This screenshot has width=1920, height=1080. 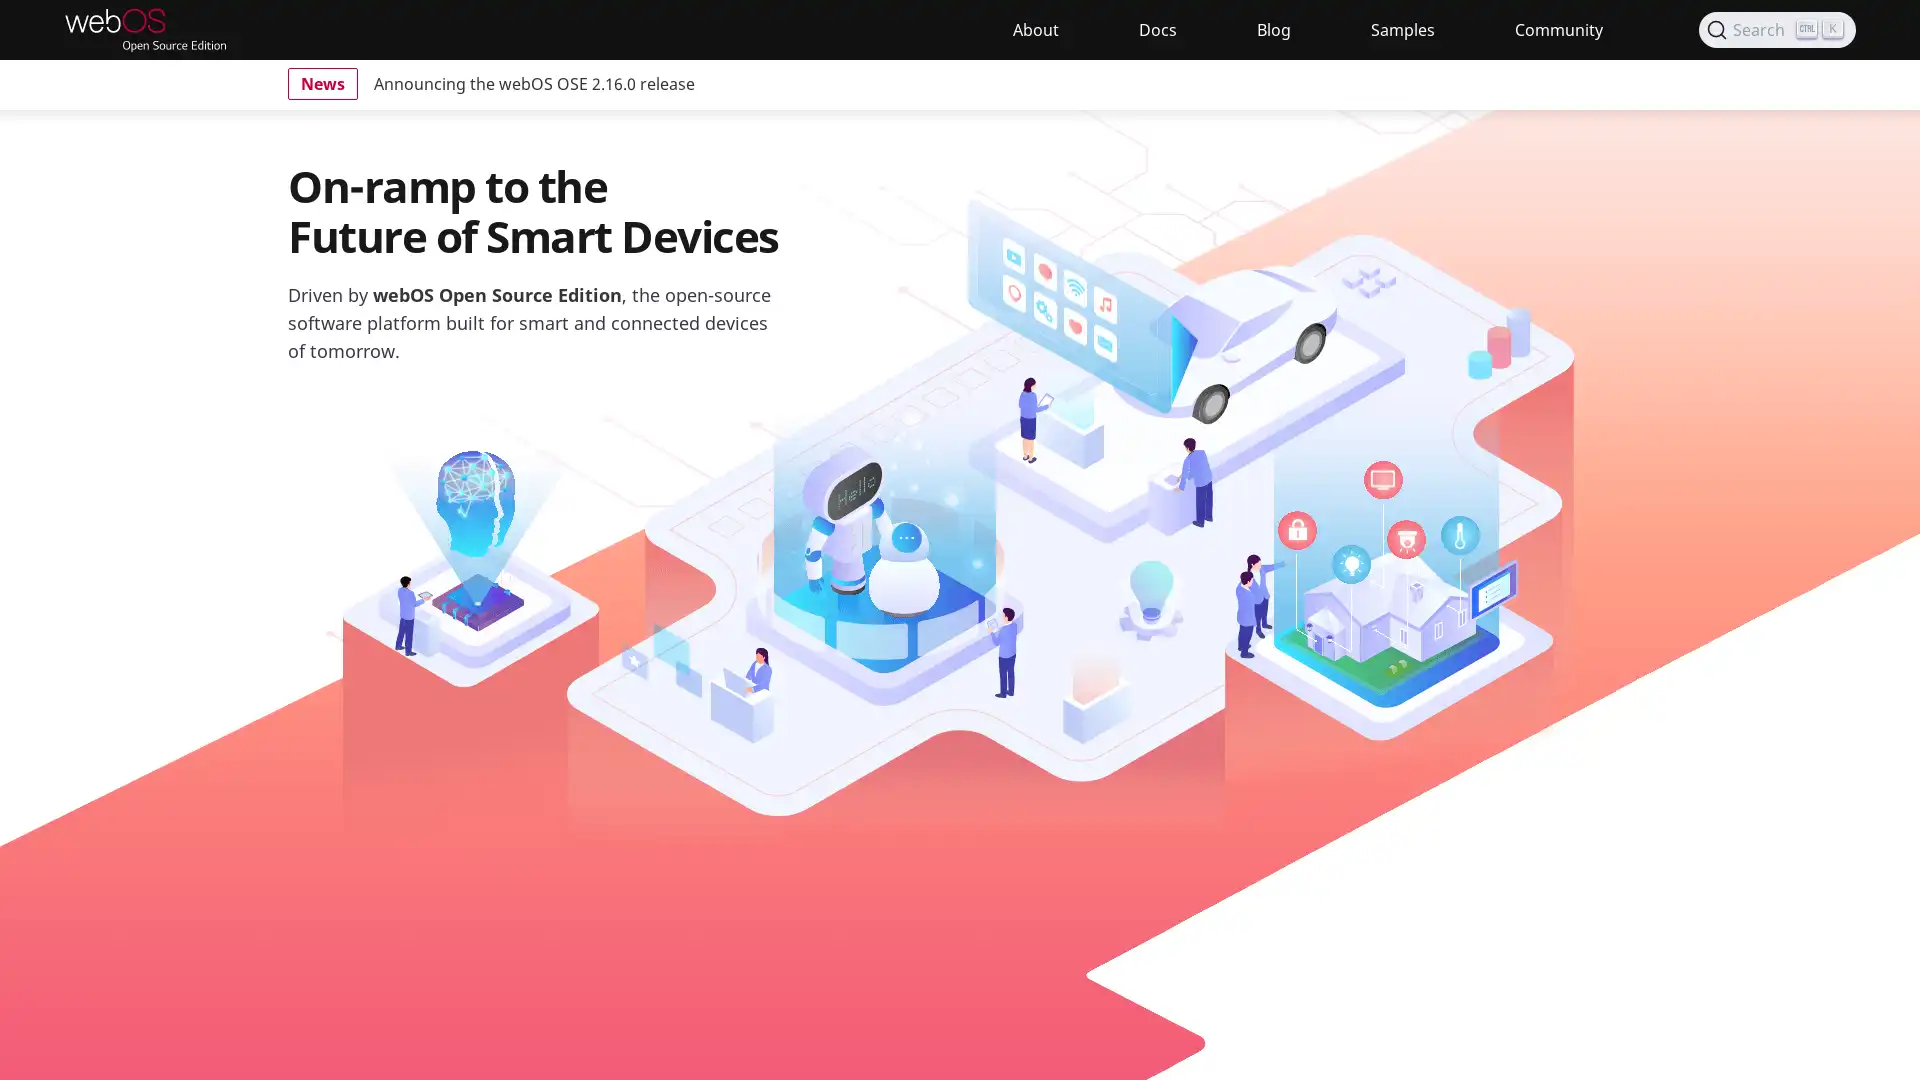 What do you see at coordinates (1777, 30) in the screenshot?
I see `Search` at bounding box center [1777, 30].